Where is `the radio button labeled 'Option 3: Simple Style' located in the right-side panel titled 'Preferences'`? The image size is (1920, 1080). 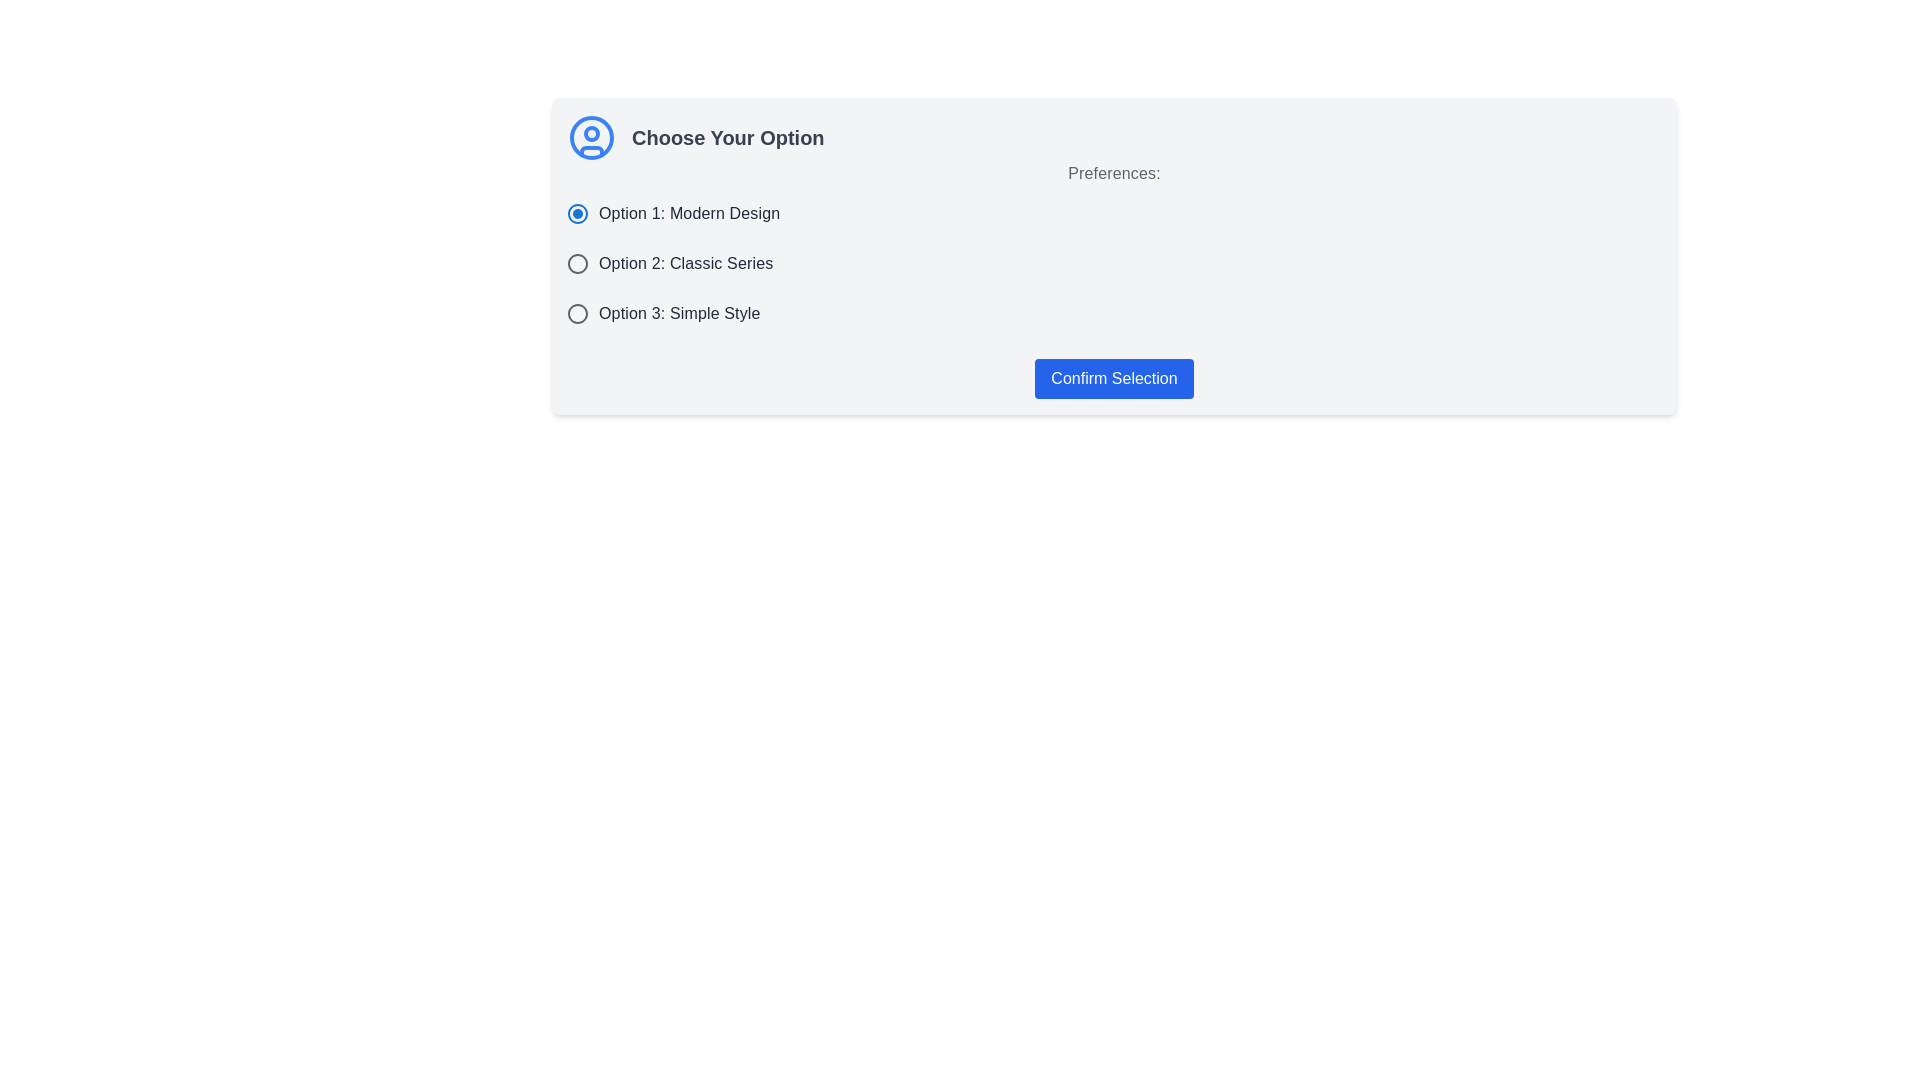
the radio button labeled 'Option 3: Simple Style' located in the right-side panel titled 'Preferences' is located at coordinates (576, 313).